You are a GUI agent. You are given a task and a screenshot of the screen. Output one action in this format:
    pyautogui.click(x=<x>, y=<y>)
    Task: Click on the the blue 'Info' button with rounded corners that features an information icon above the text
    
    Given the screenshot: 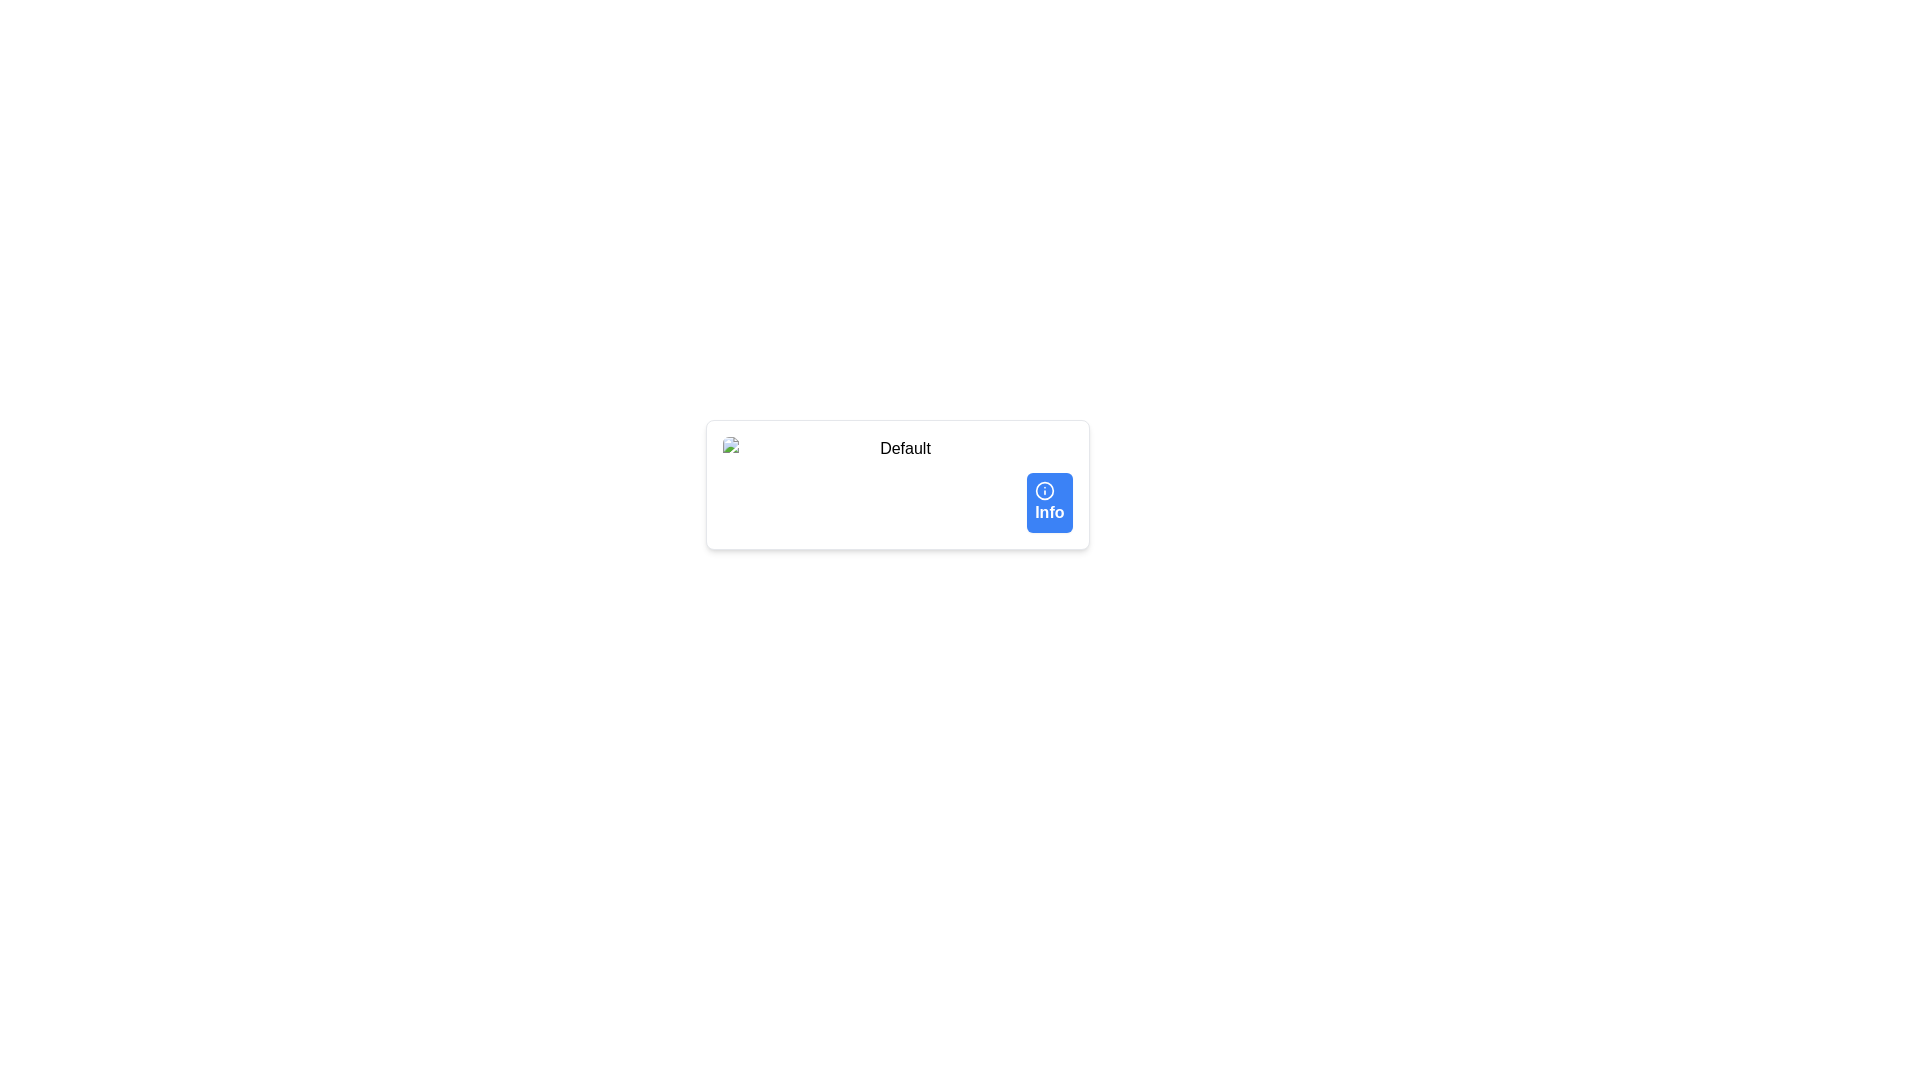 What is the action you would take?
    pyautogui.click(x=1048, y=501)
    